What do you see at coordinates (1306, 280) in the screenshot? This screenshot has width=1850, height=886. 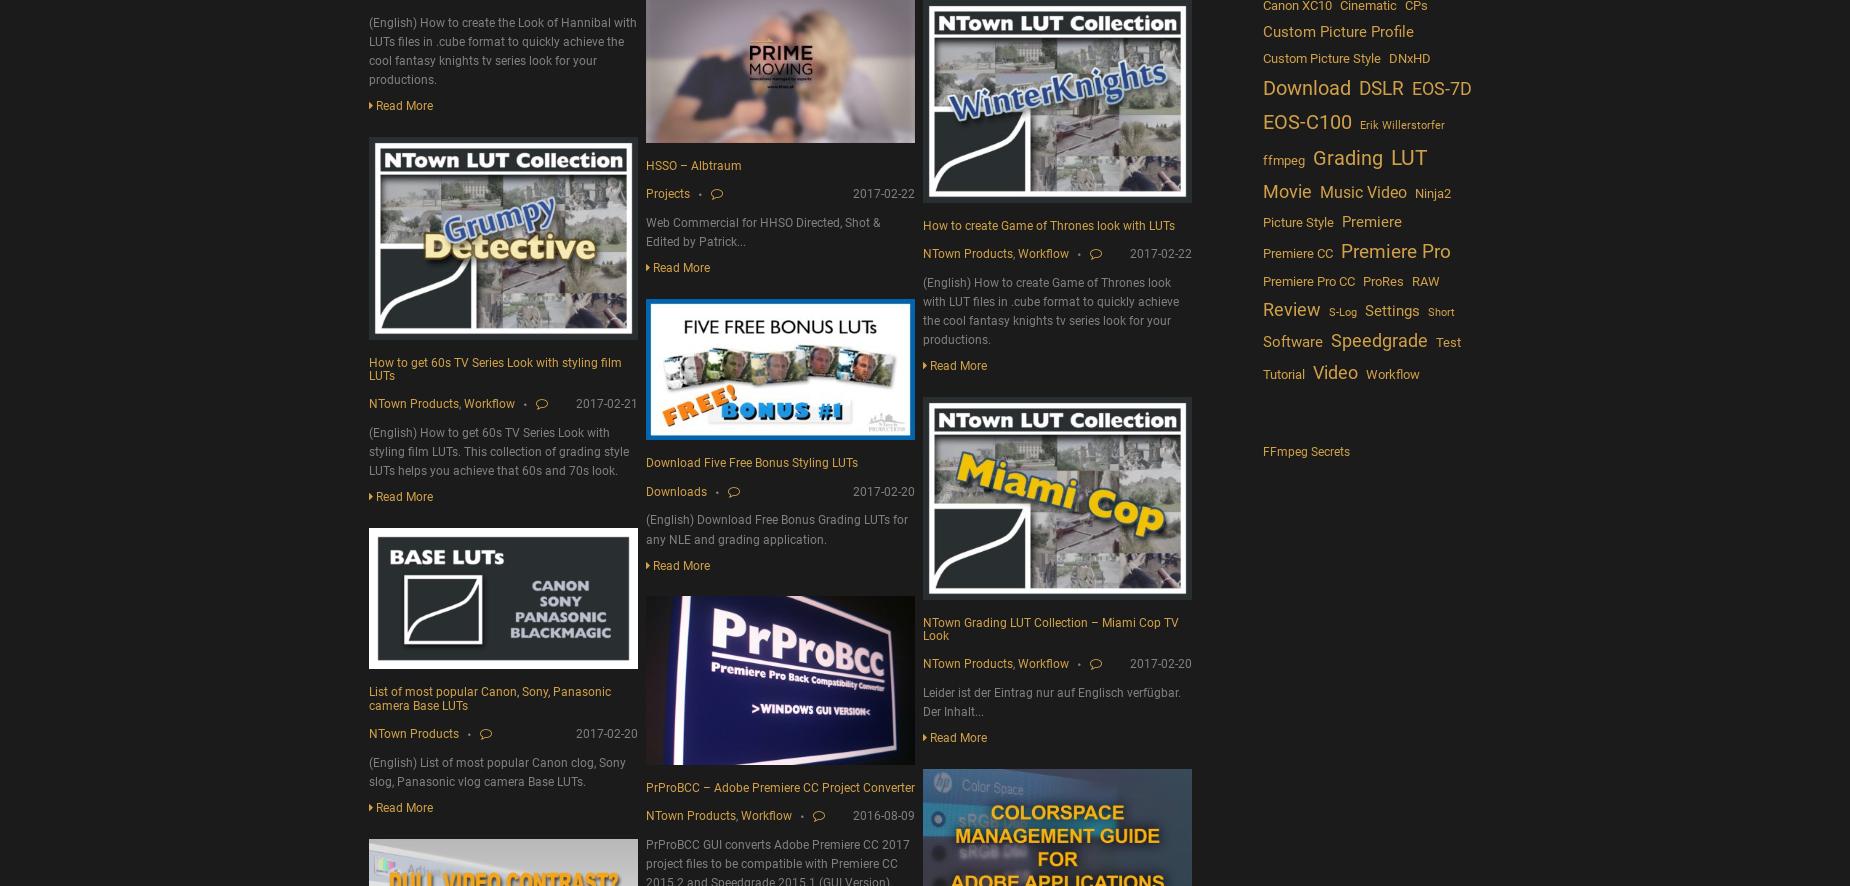 I see `'Premiere Pro CC'` at bounding box center [1306, 280].